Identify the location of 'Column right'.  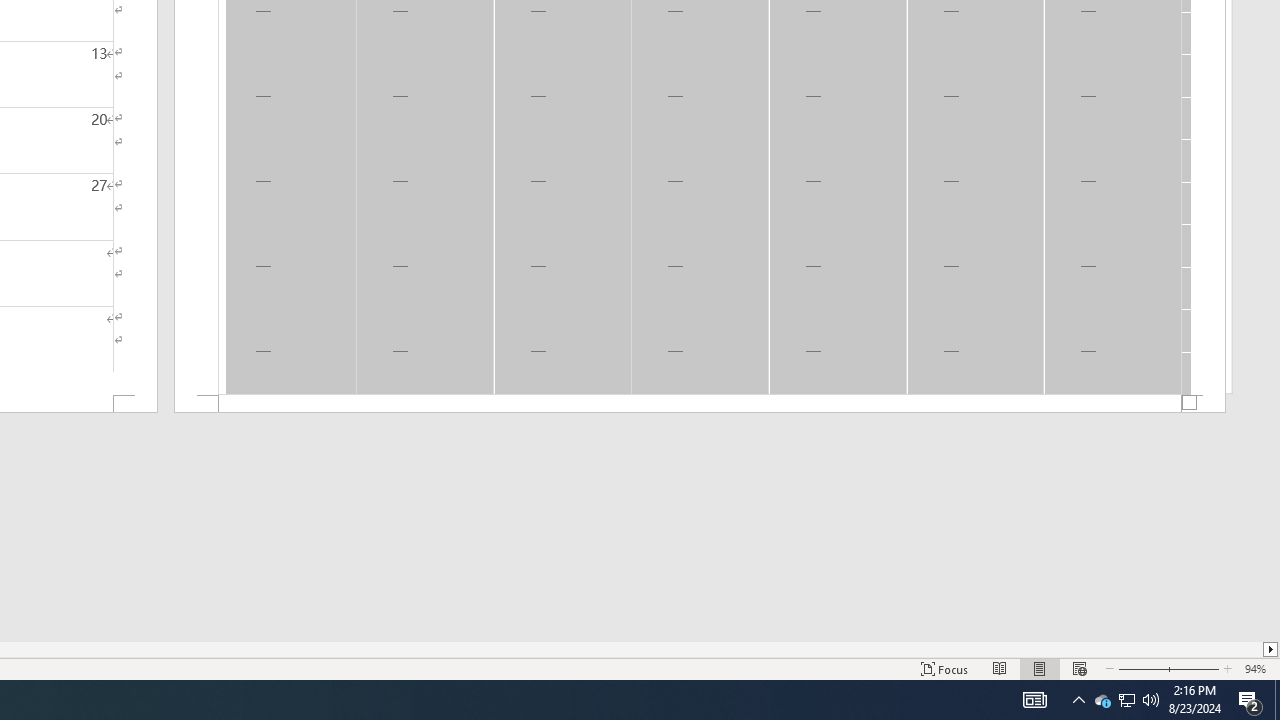
(1270, 649).